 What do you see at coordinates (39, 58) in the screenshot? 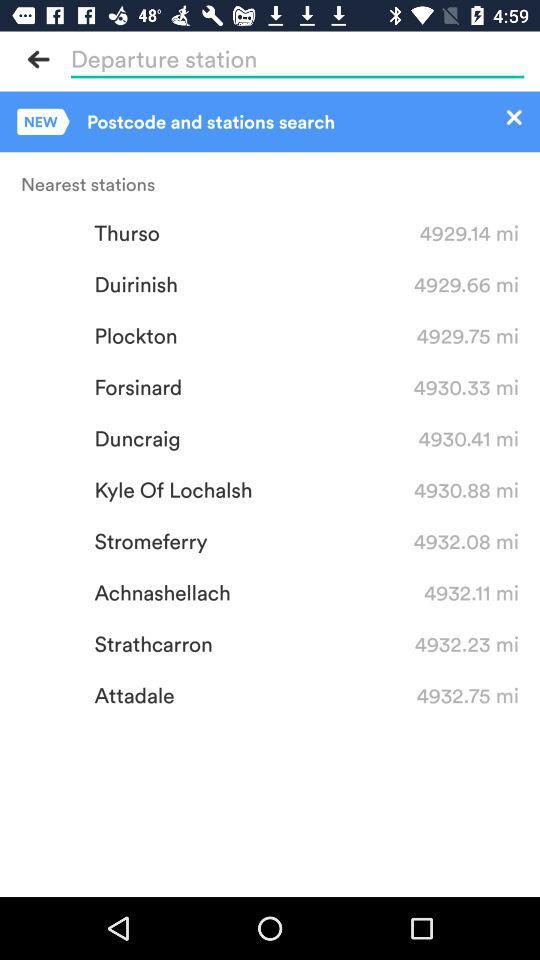
I see `the arrow_backward icon` at bounding box center [39, 58].